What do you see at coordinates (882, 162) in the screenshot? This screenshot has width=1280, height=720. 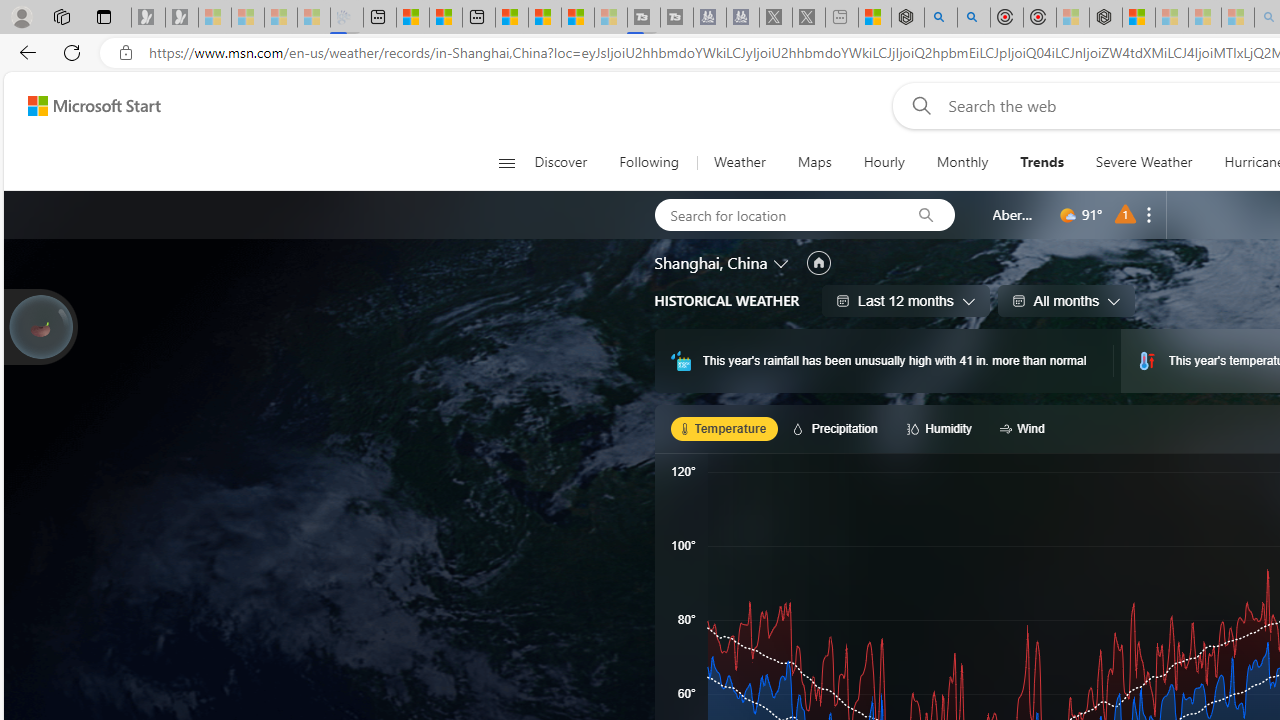 I see `'Hourly'` at bounding box center [882, 162].